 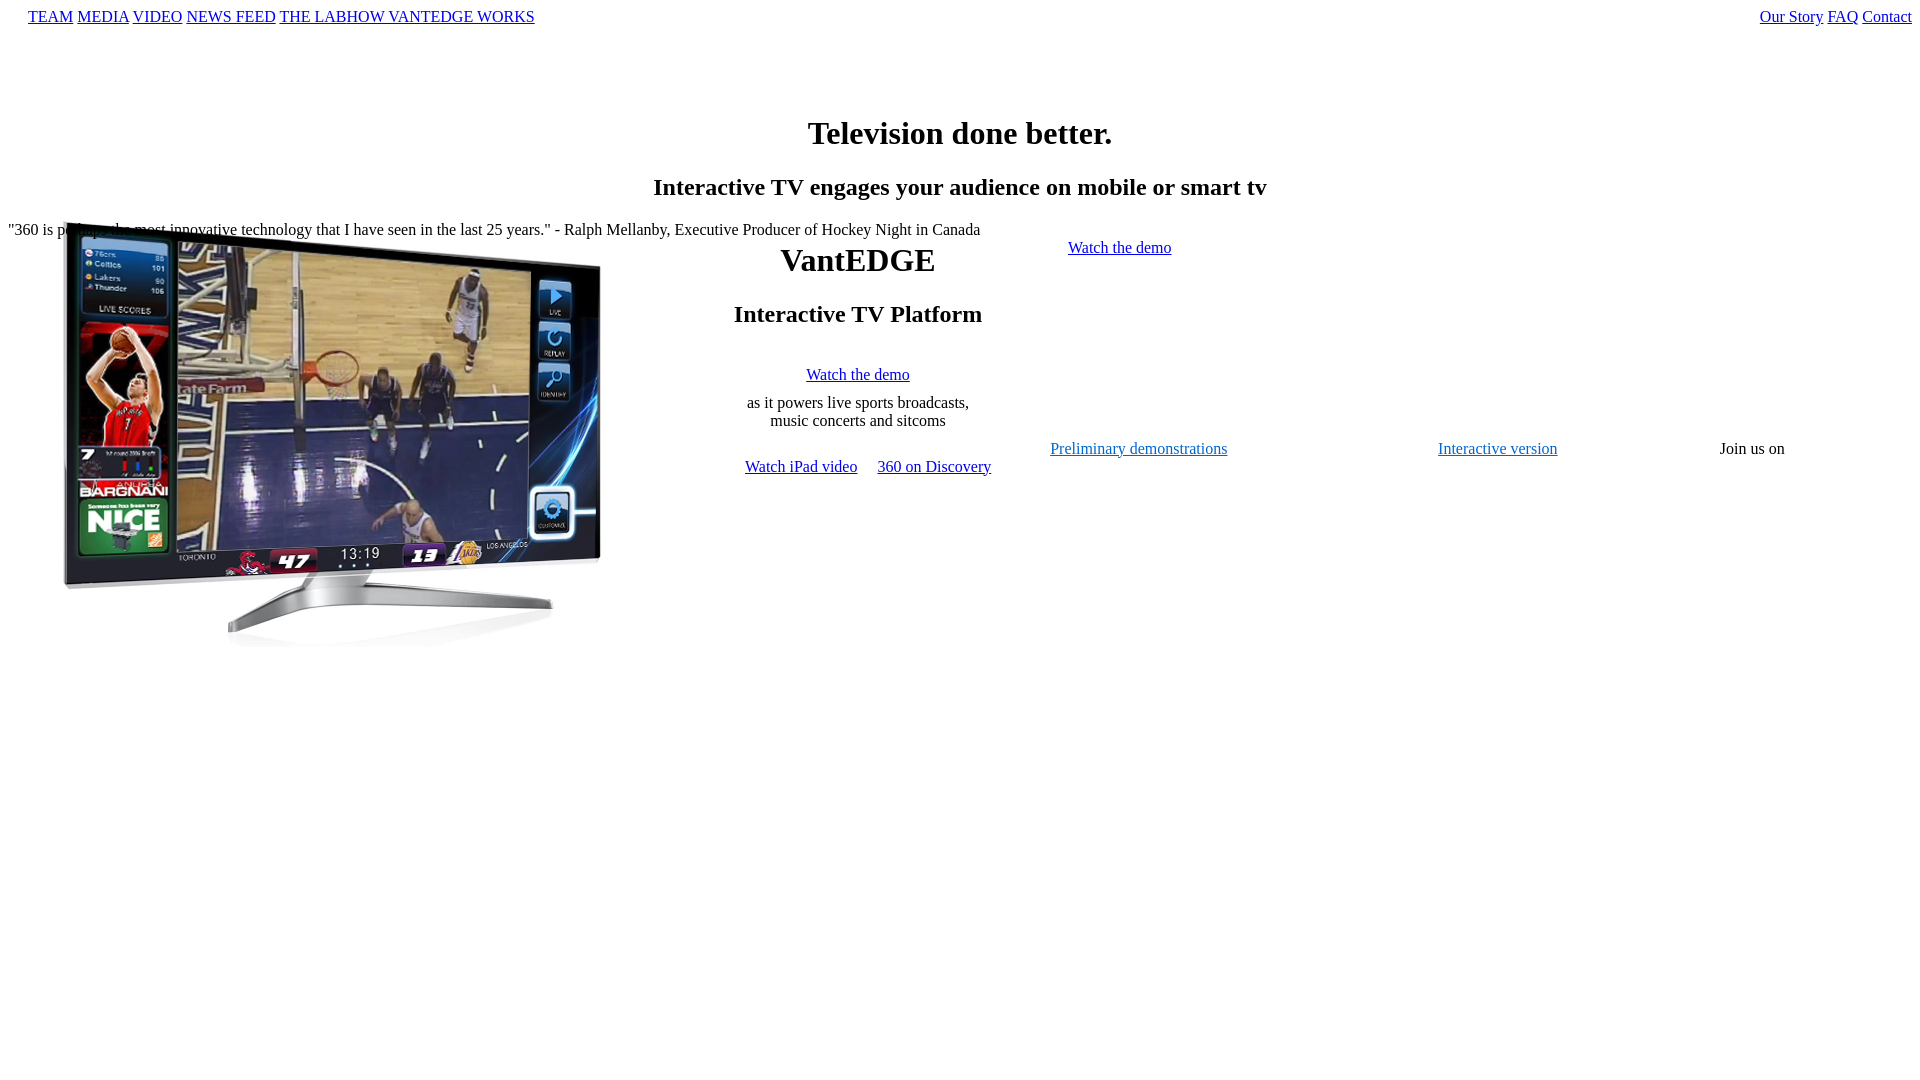 What do you see at coordinates (277, 16) in the screenshot?
I see `'THE LAB'` at bounding box center [277, 16].